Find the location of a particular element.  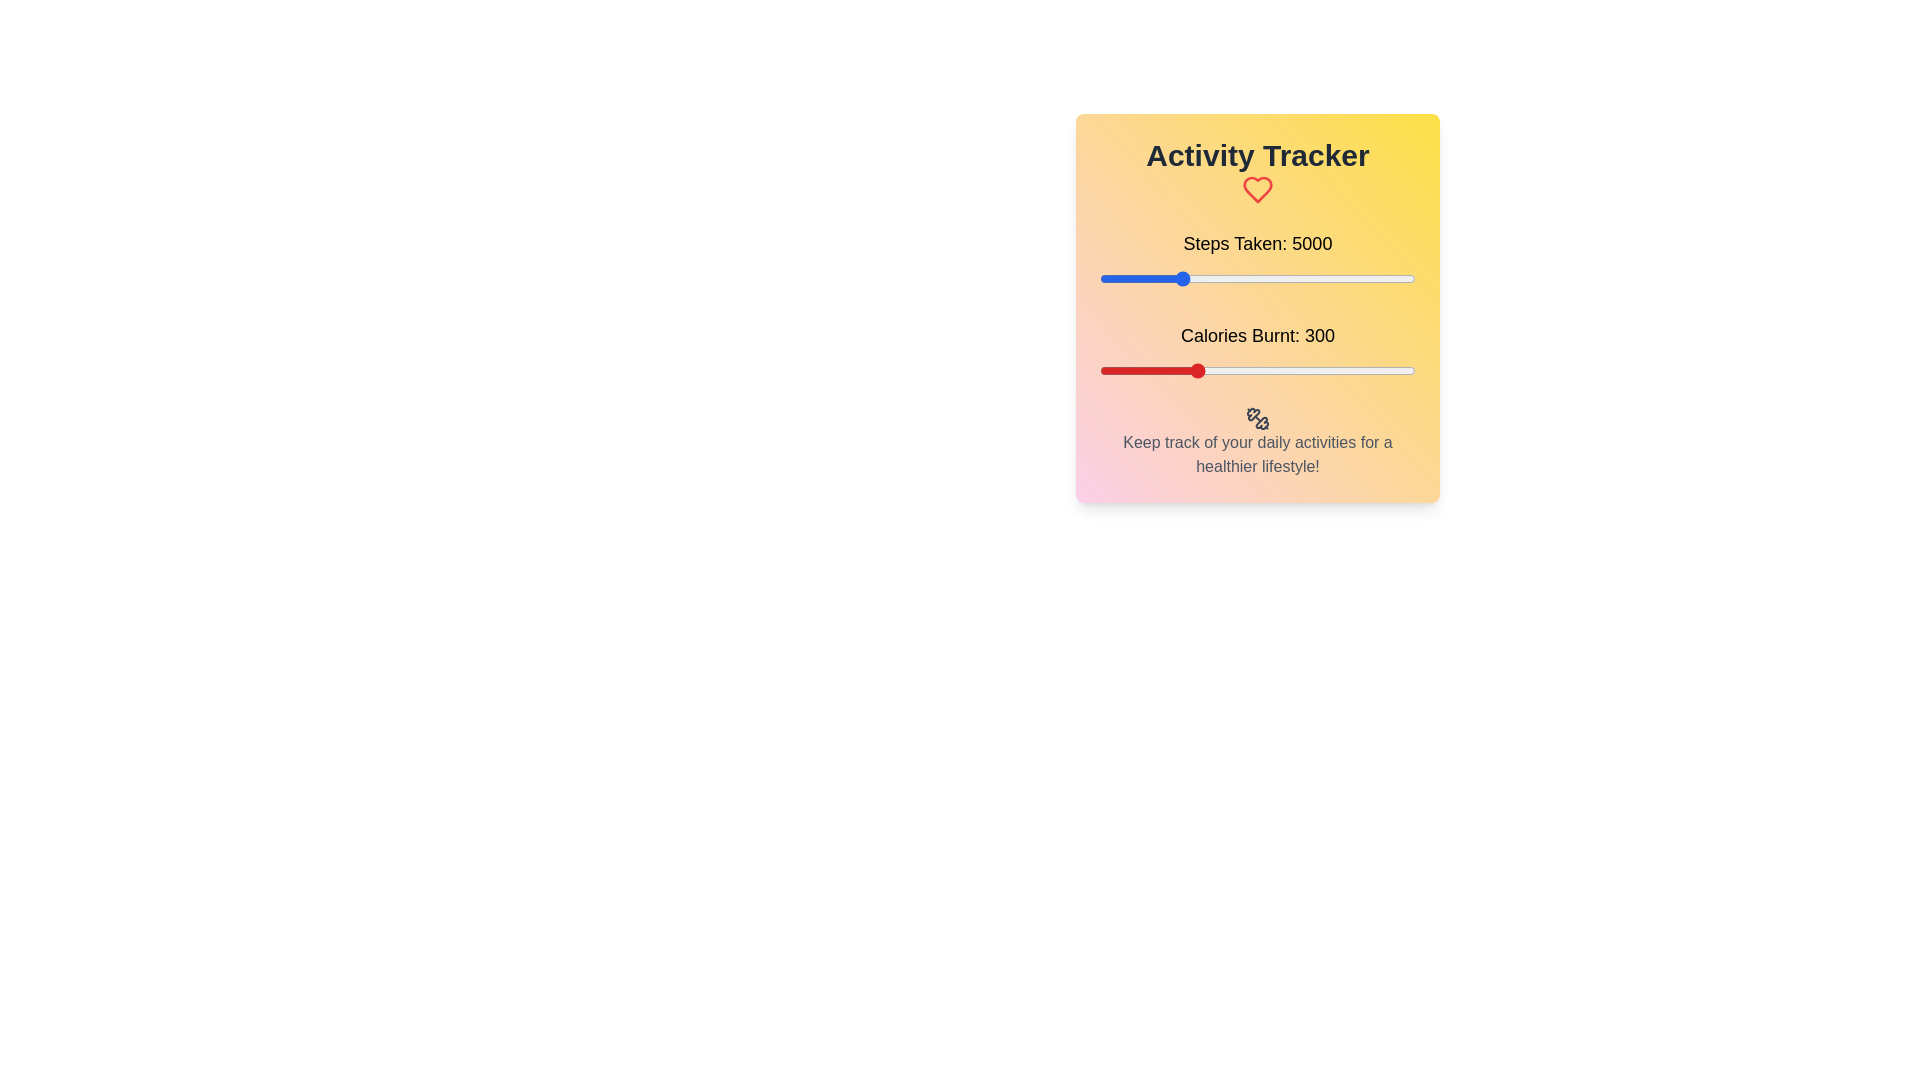

steps taken is located at coordinates (1241, 278).